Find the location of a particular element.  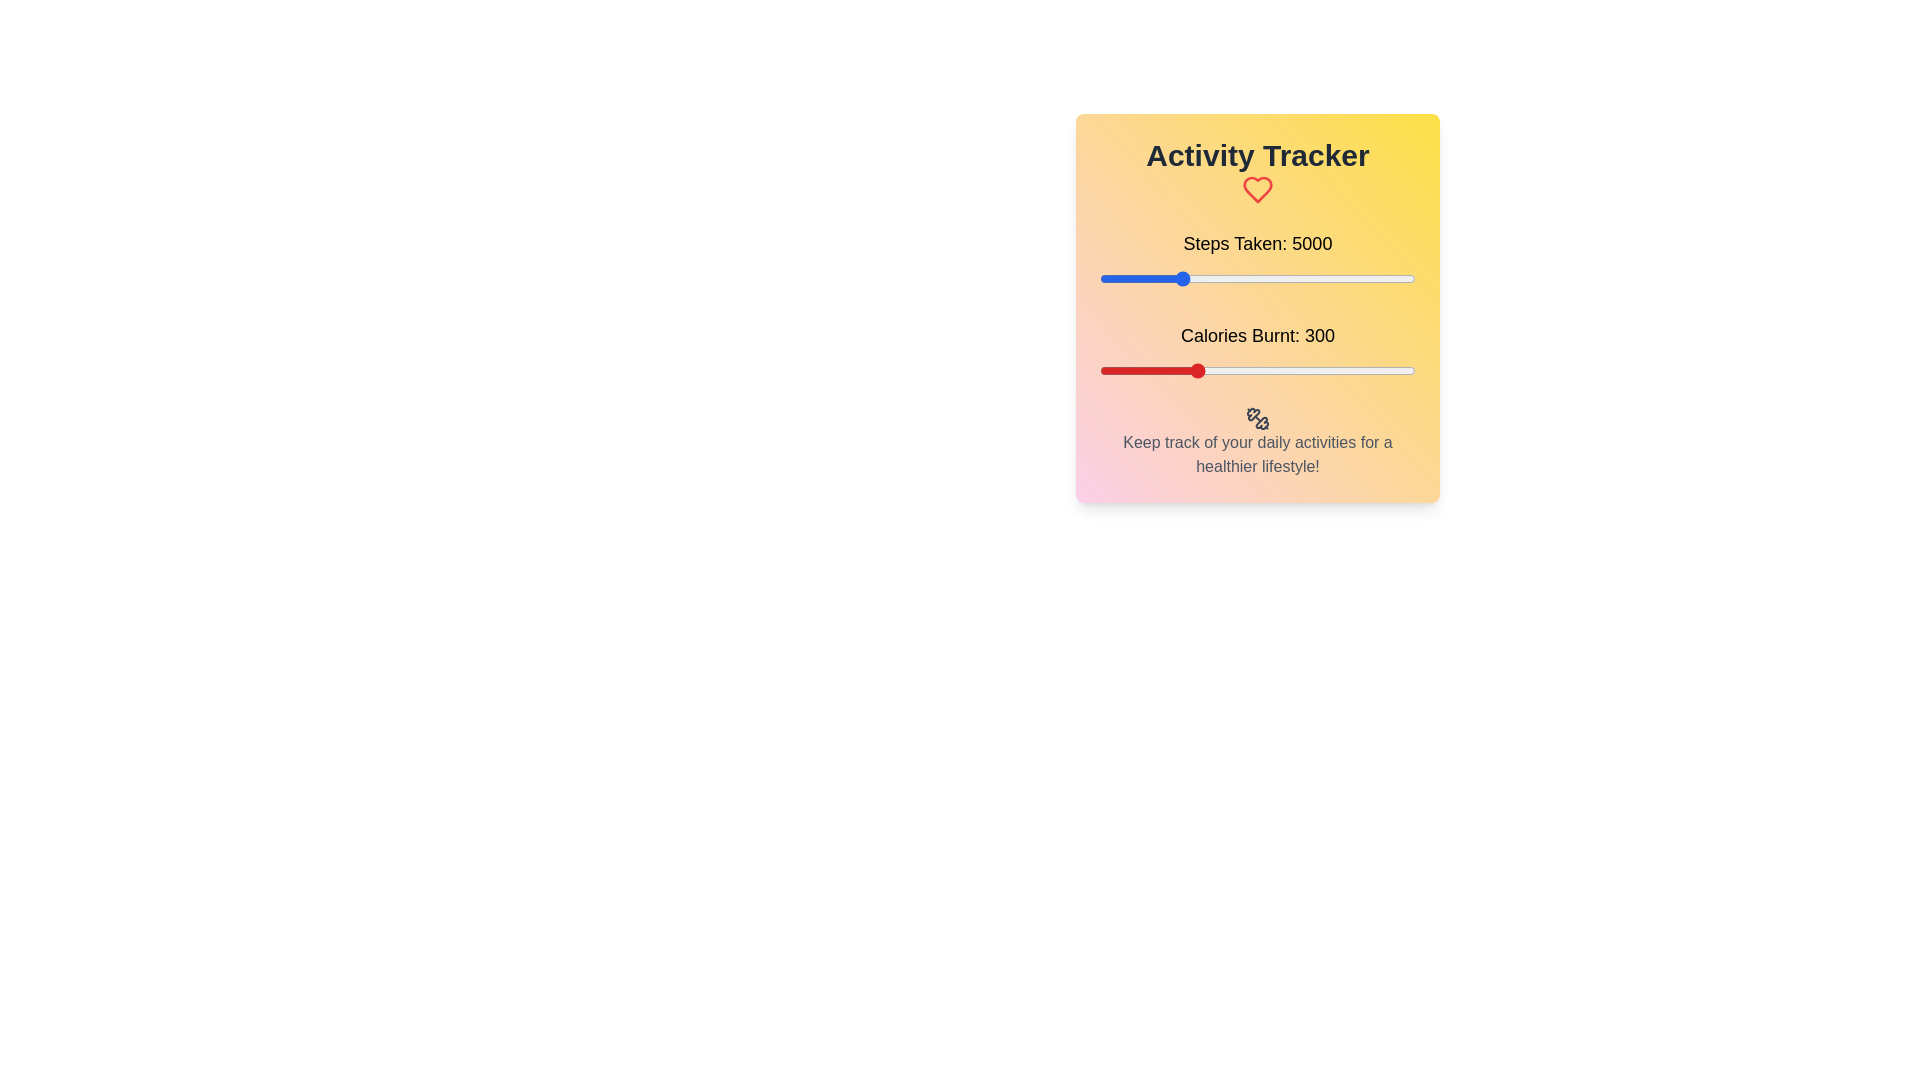

steps taken is located at coordinates (1241, 278).